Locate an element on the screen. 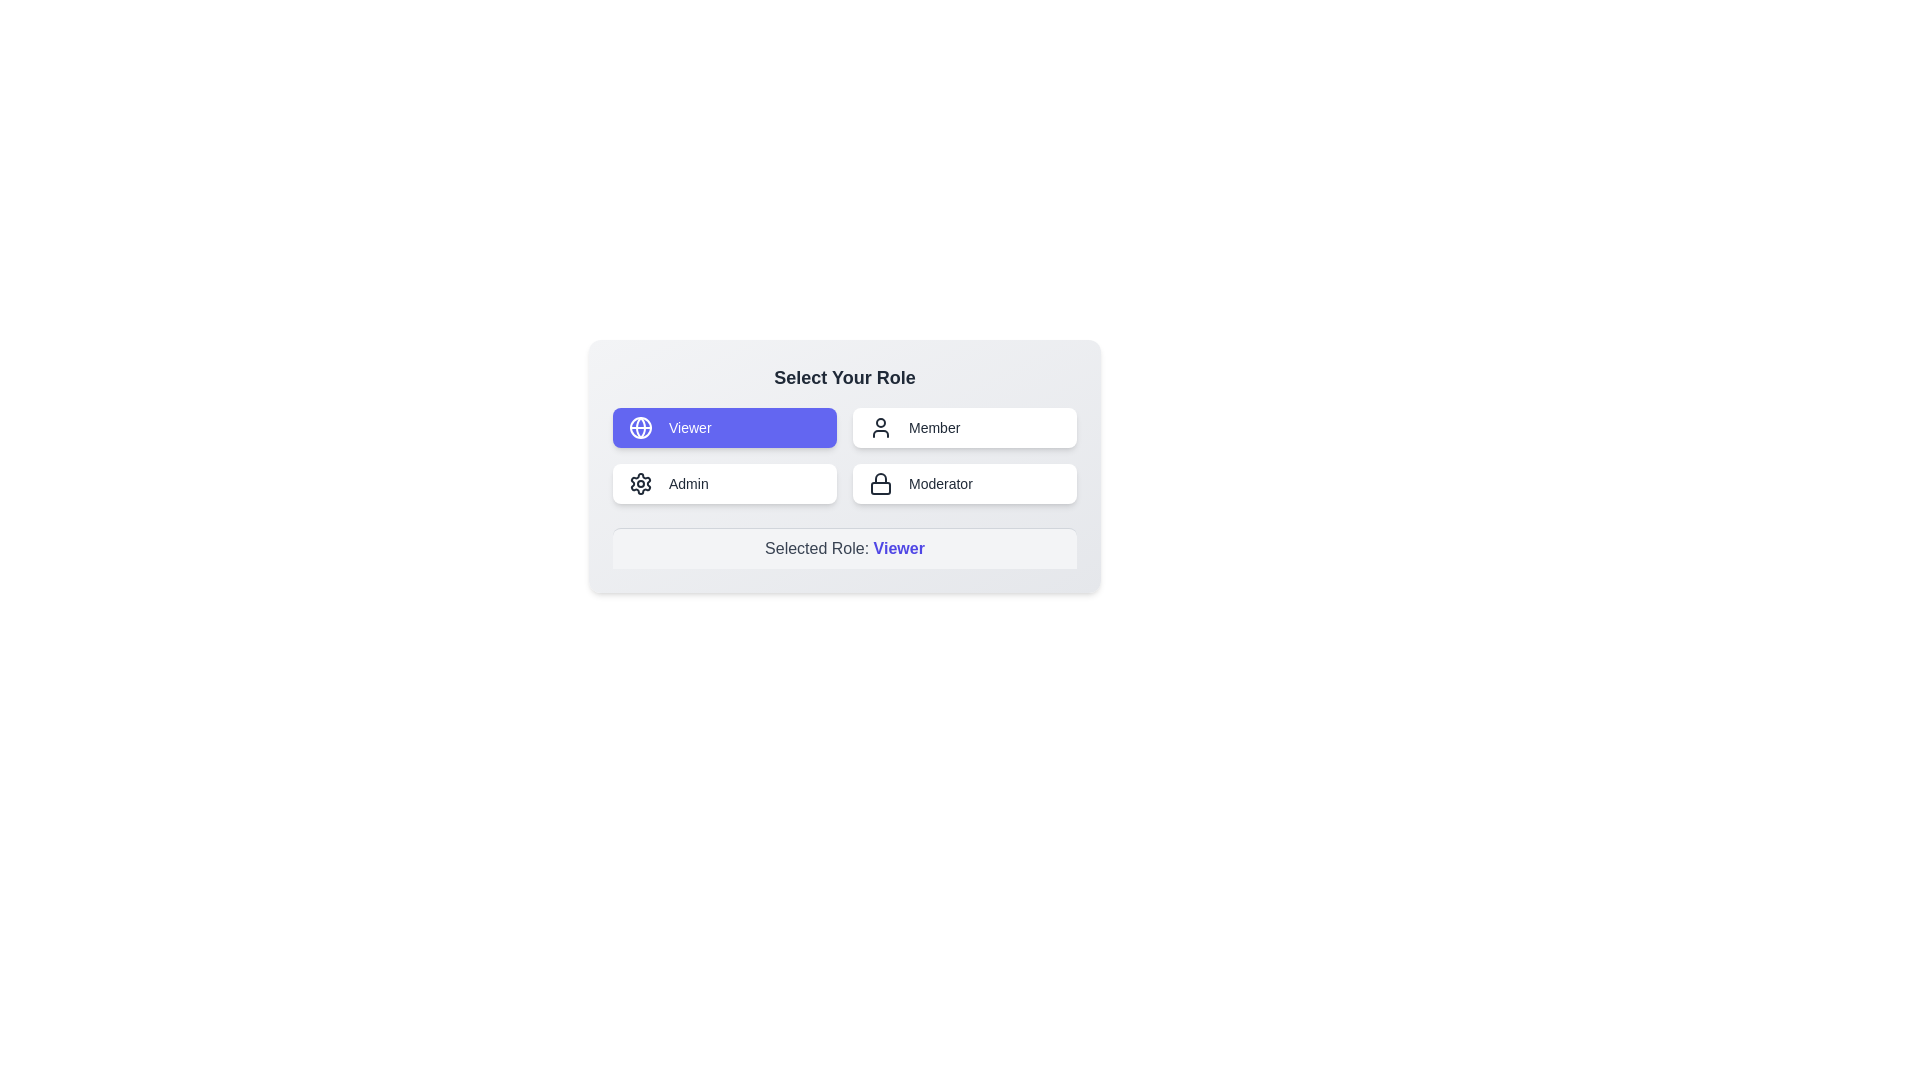 Image resolution: width=1920 pixels, height=1080 pixels. the role Member by clicking on the corresponding button is located at coordinates (964, 427).